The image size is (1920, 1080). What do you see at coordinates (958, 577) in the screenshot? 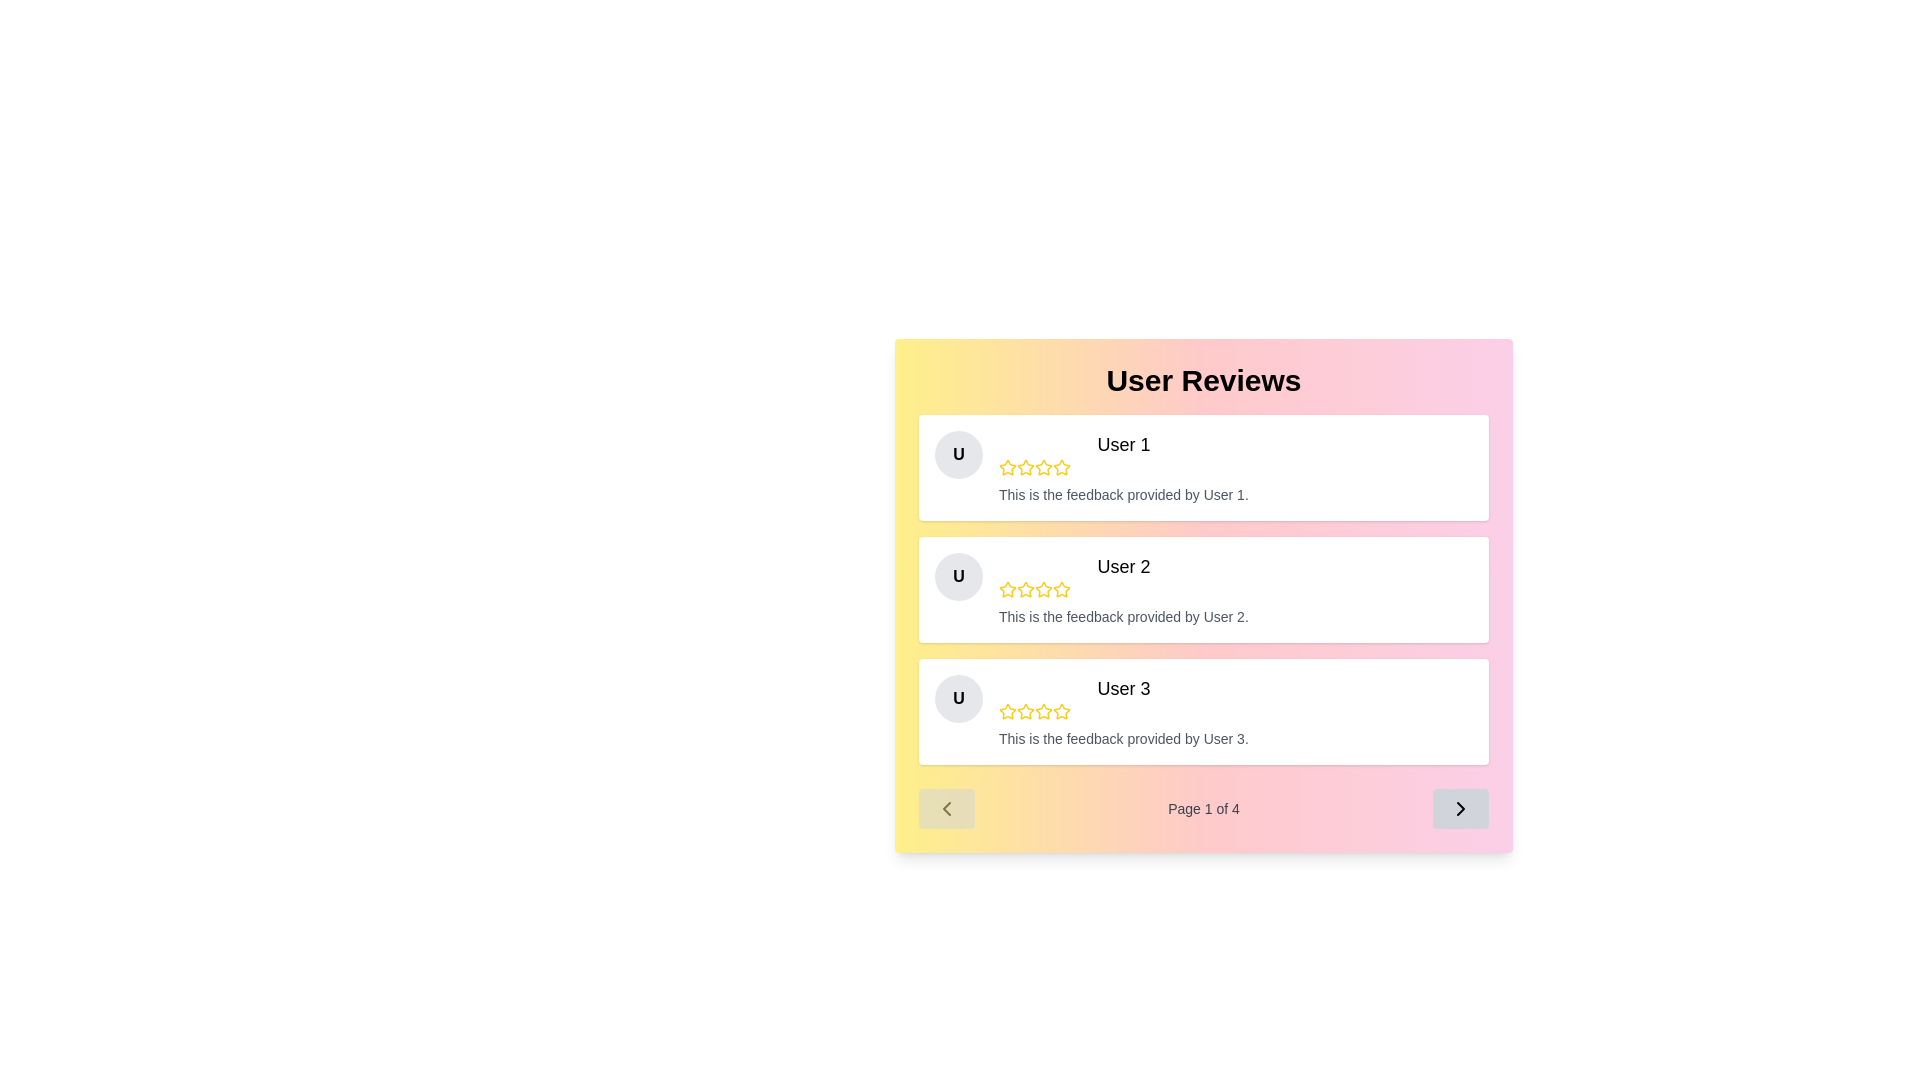
I see `the circular badge with a light gray background and a bold black capital 'U' in its center, which is positioned at the top-left corner of the card for 'User 2'` at bounding box center [958, 577].